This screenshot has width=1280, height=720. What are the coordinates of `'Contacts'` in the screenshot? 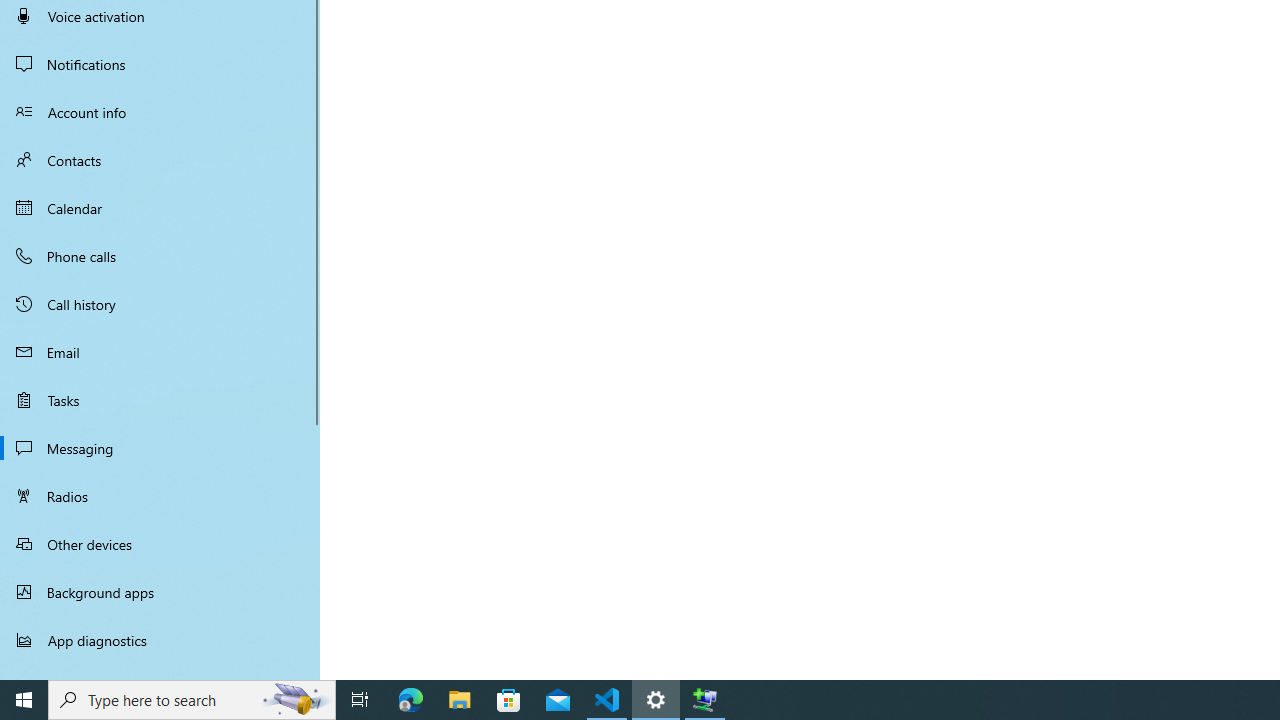 It's located at (160, 159).